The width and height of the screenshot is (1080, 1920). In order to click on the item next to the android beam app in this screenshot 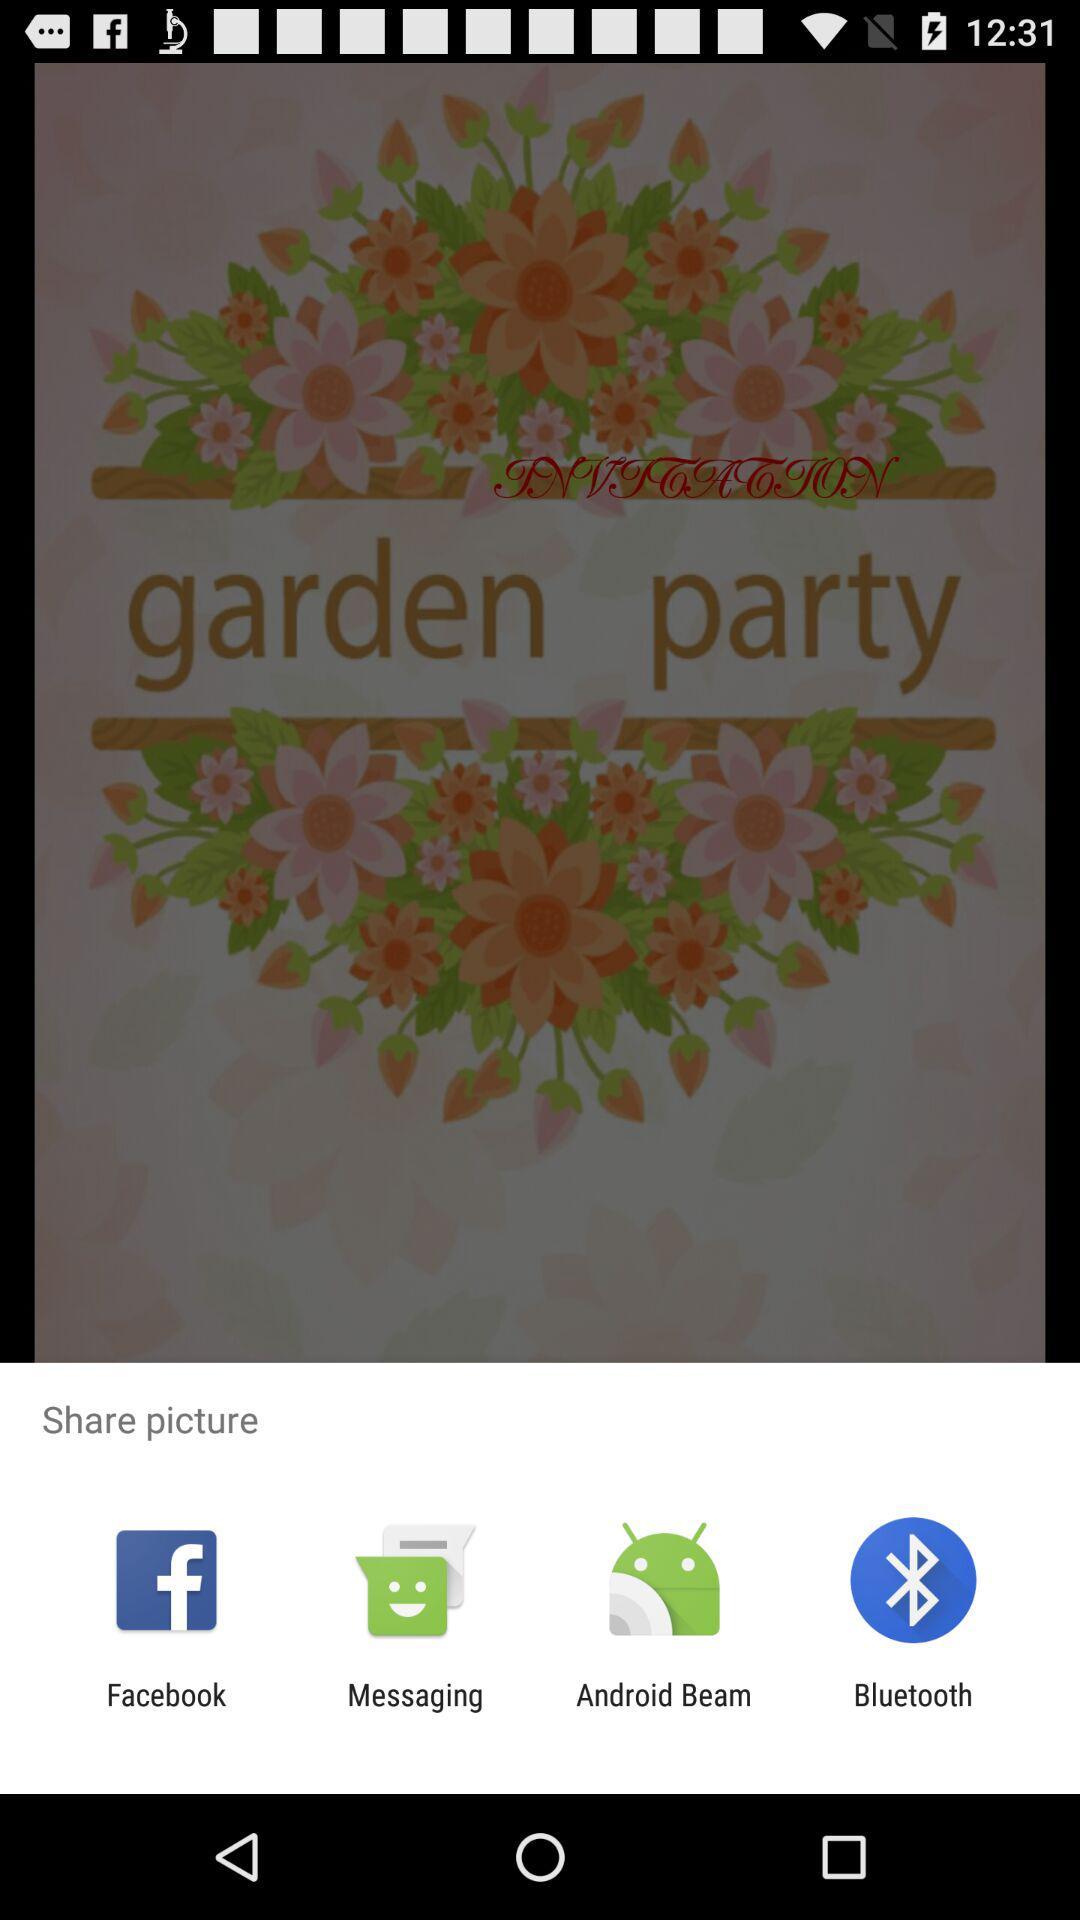, I will do `click(913, 1711)`.